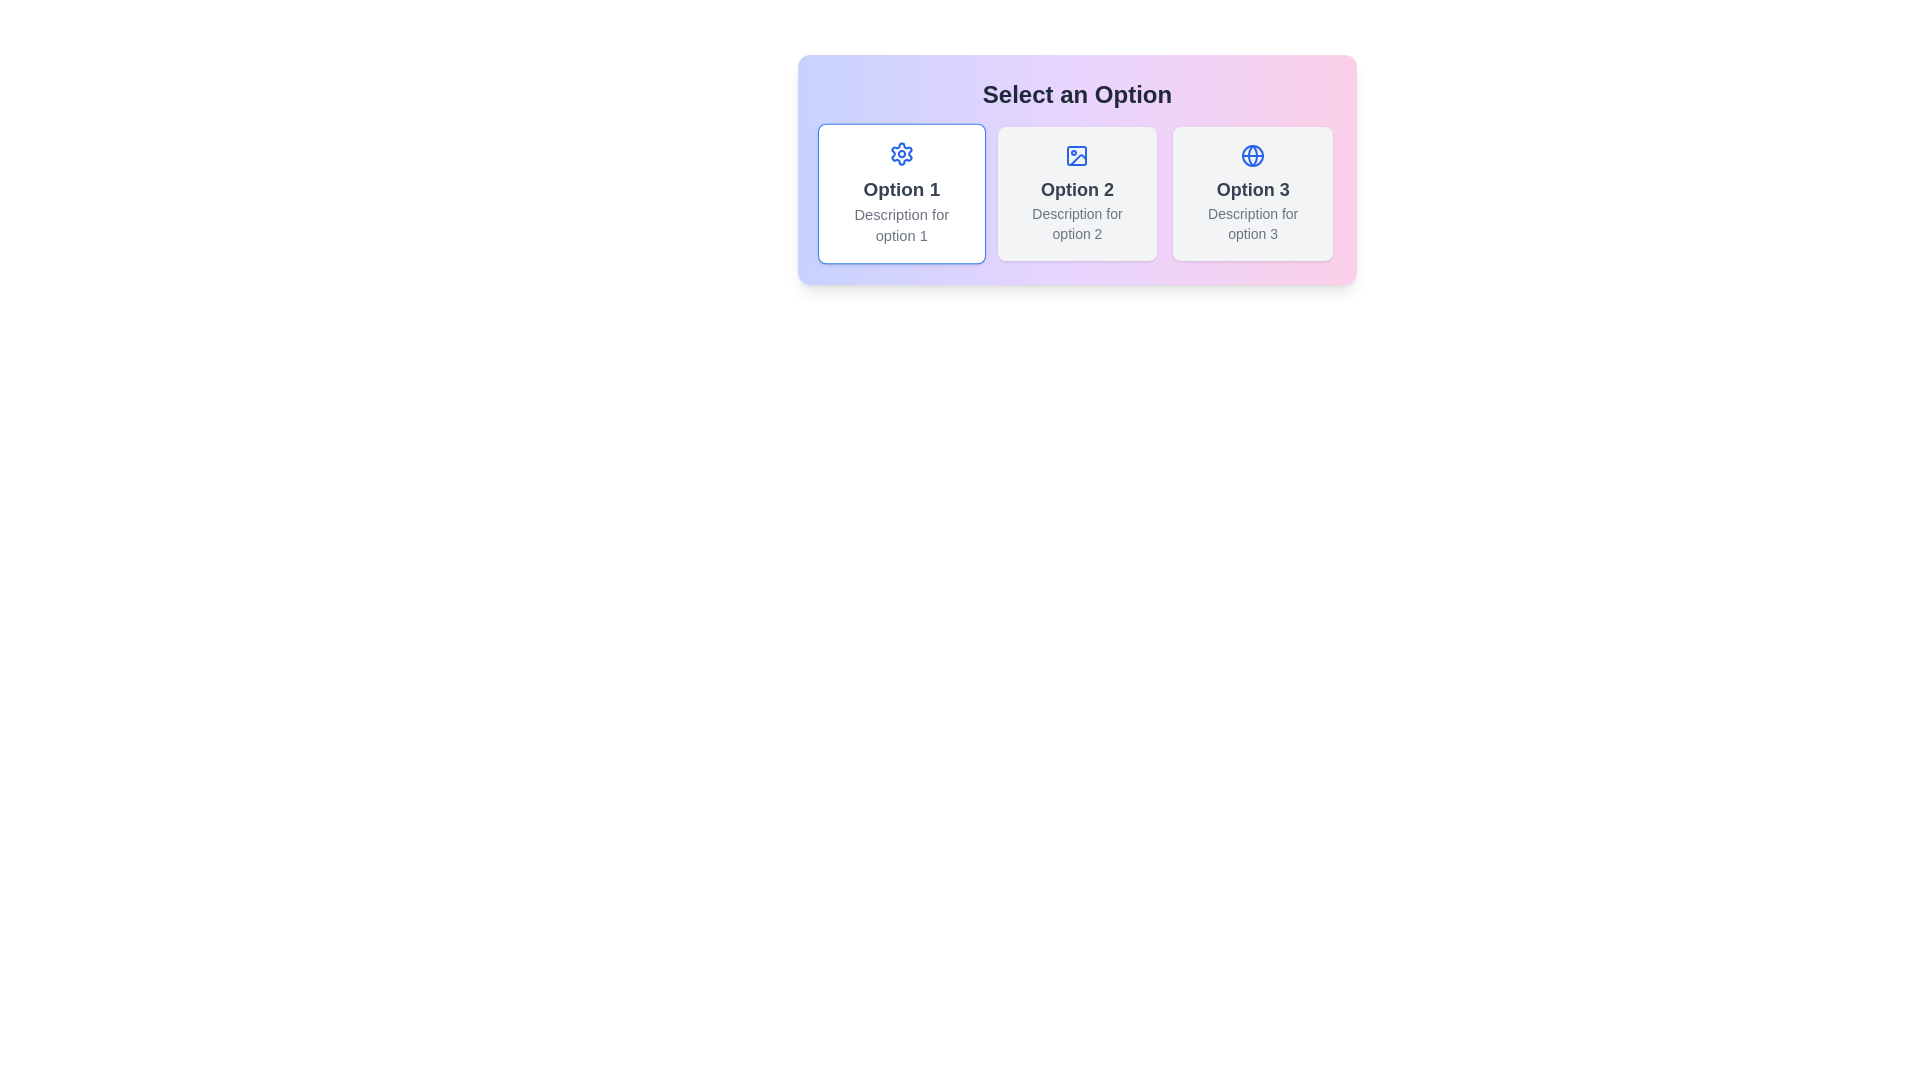 The width and height of the screenshot is (1920, 1080). What do you see at coordinates (1076, 154) in the screenshot?
I see `the blue icon resembling a frame with an inner circle and diagonal line, located above the text 'Option 2' in the second selection card` at bounding box center [1076, 154].